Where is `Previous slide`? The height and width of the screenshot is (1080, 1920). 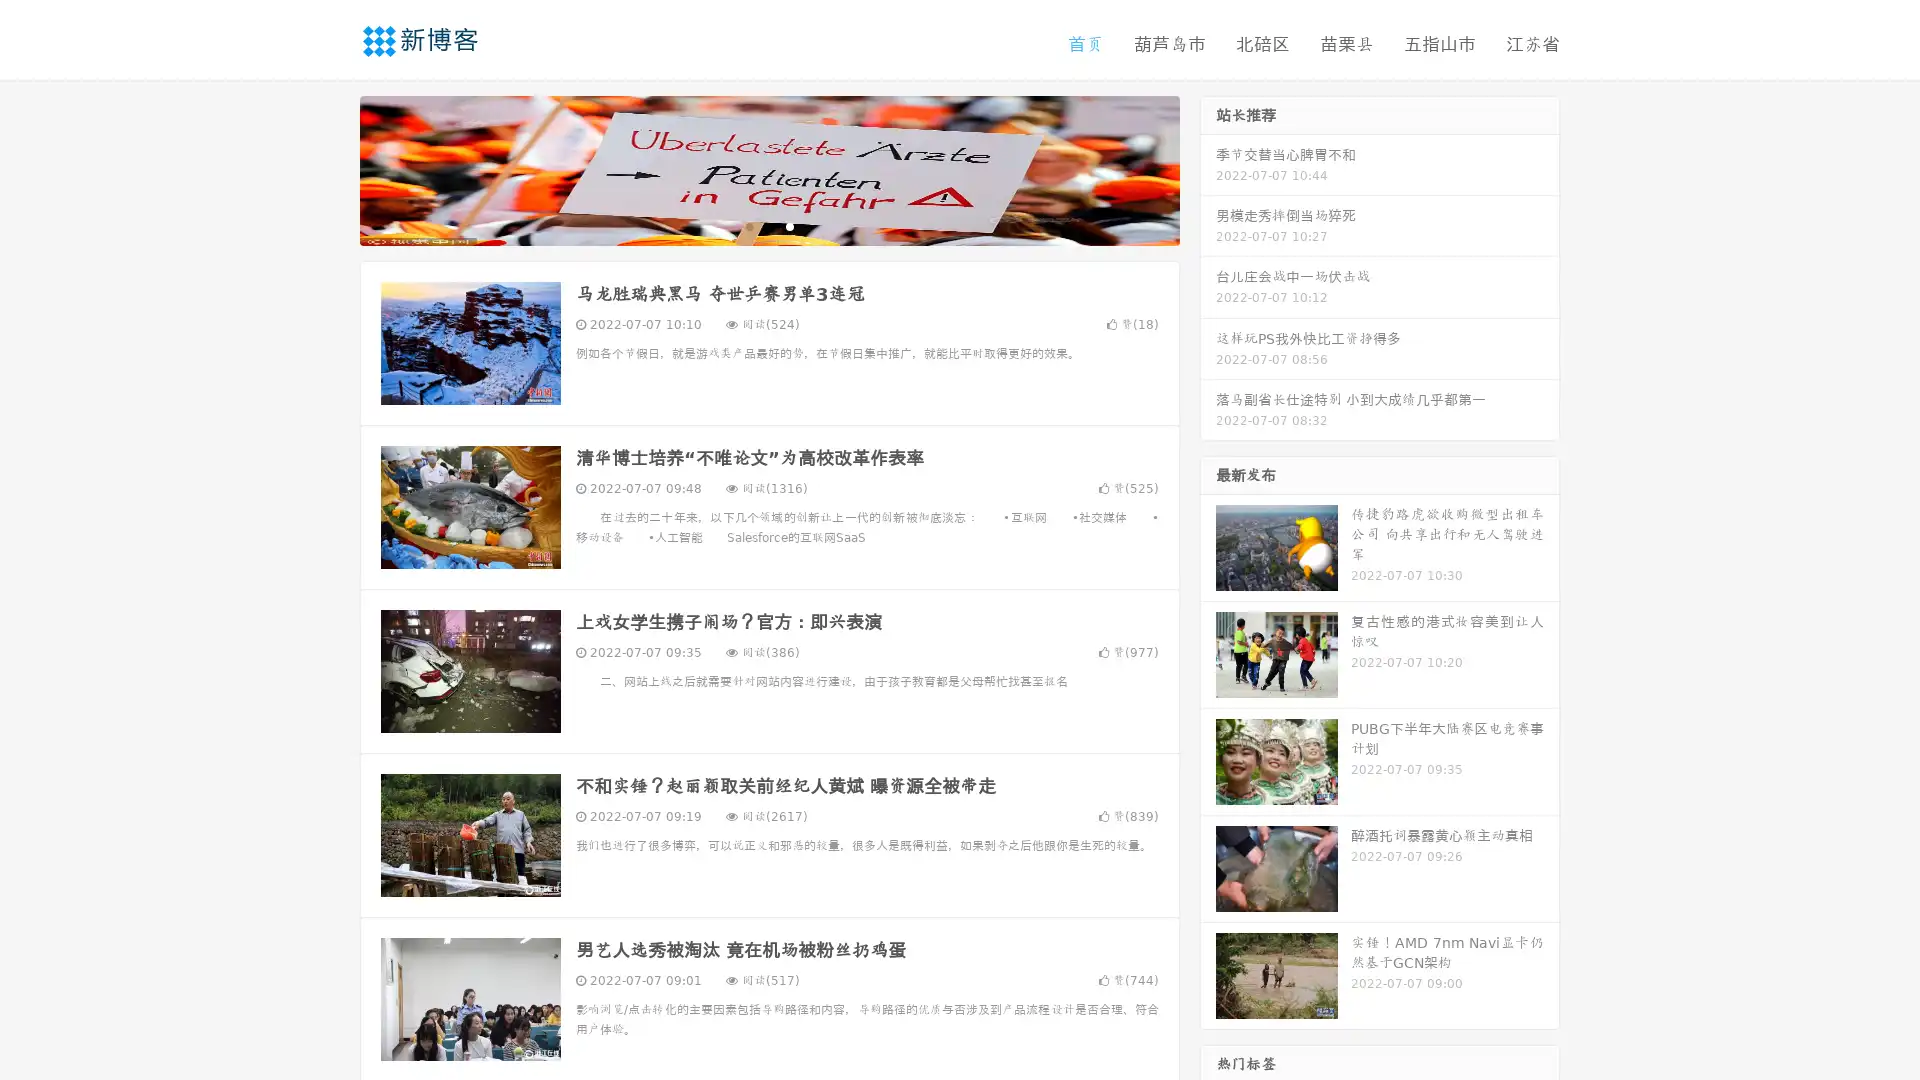
Previous slide is located at coordinates (330, 168).